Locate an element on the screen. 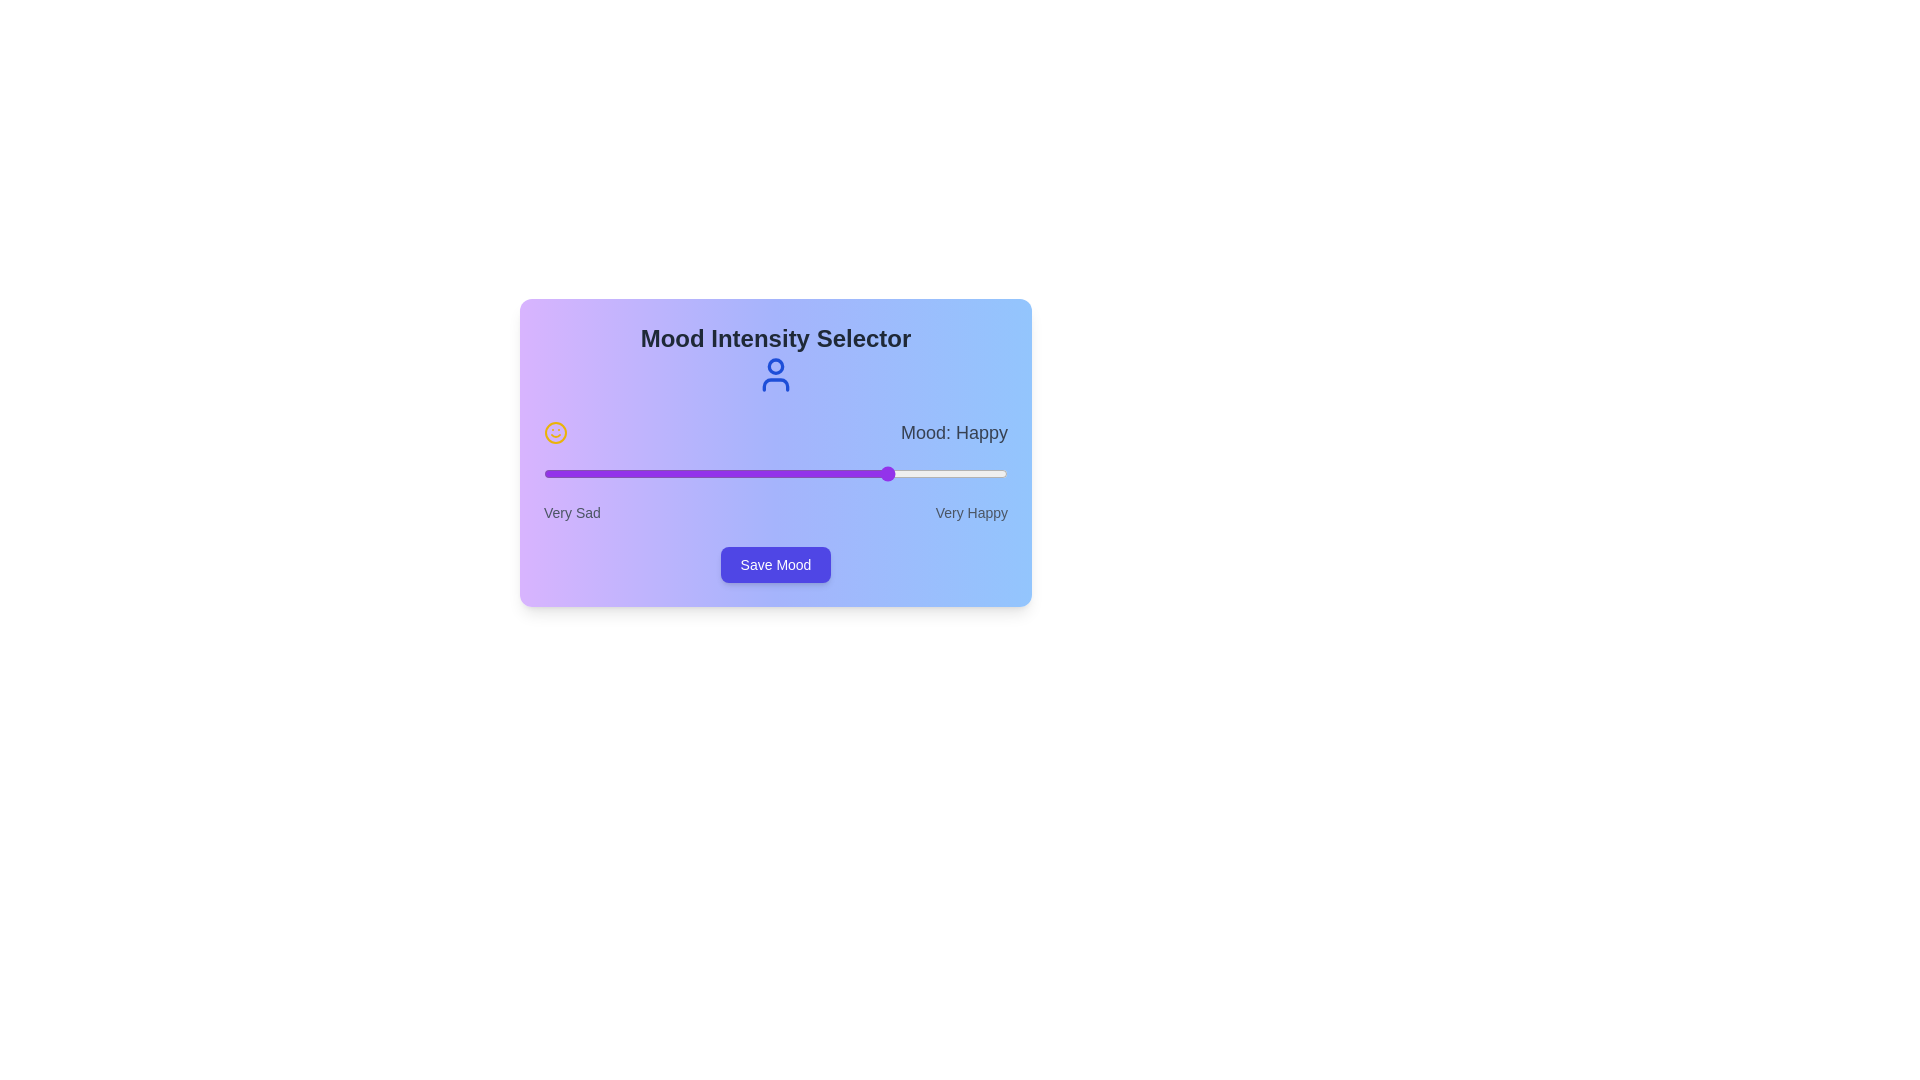  the 'Save Mood' button is located at coordinates (775, 564).